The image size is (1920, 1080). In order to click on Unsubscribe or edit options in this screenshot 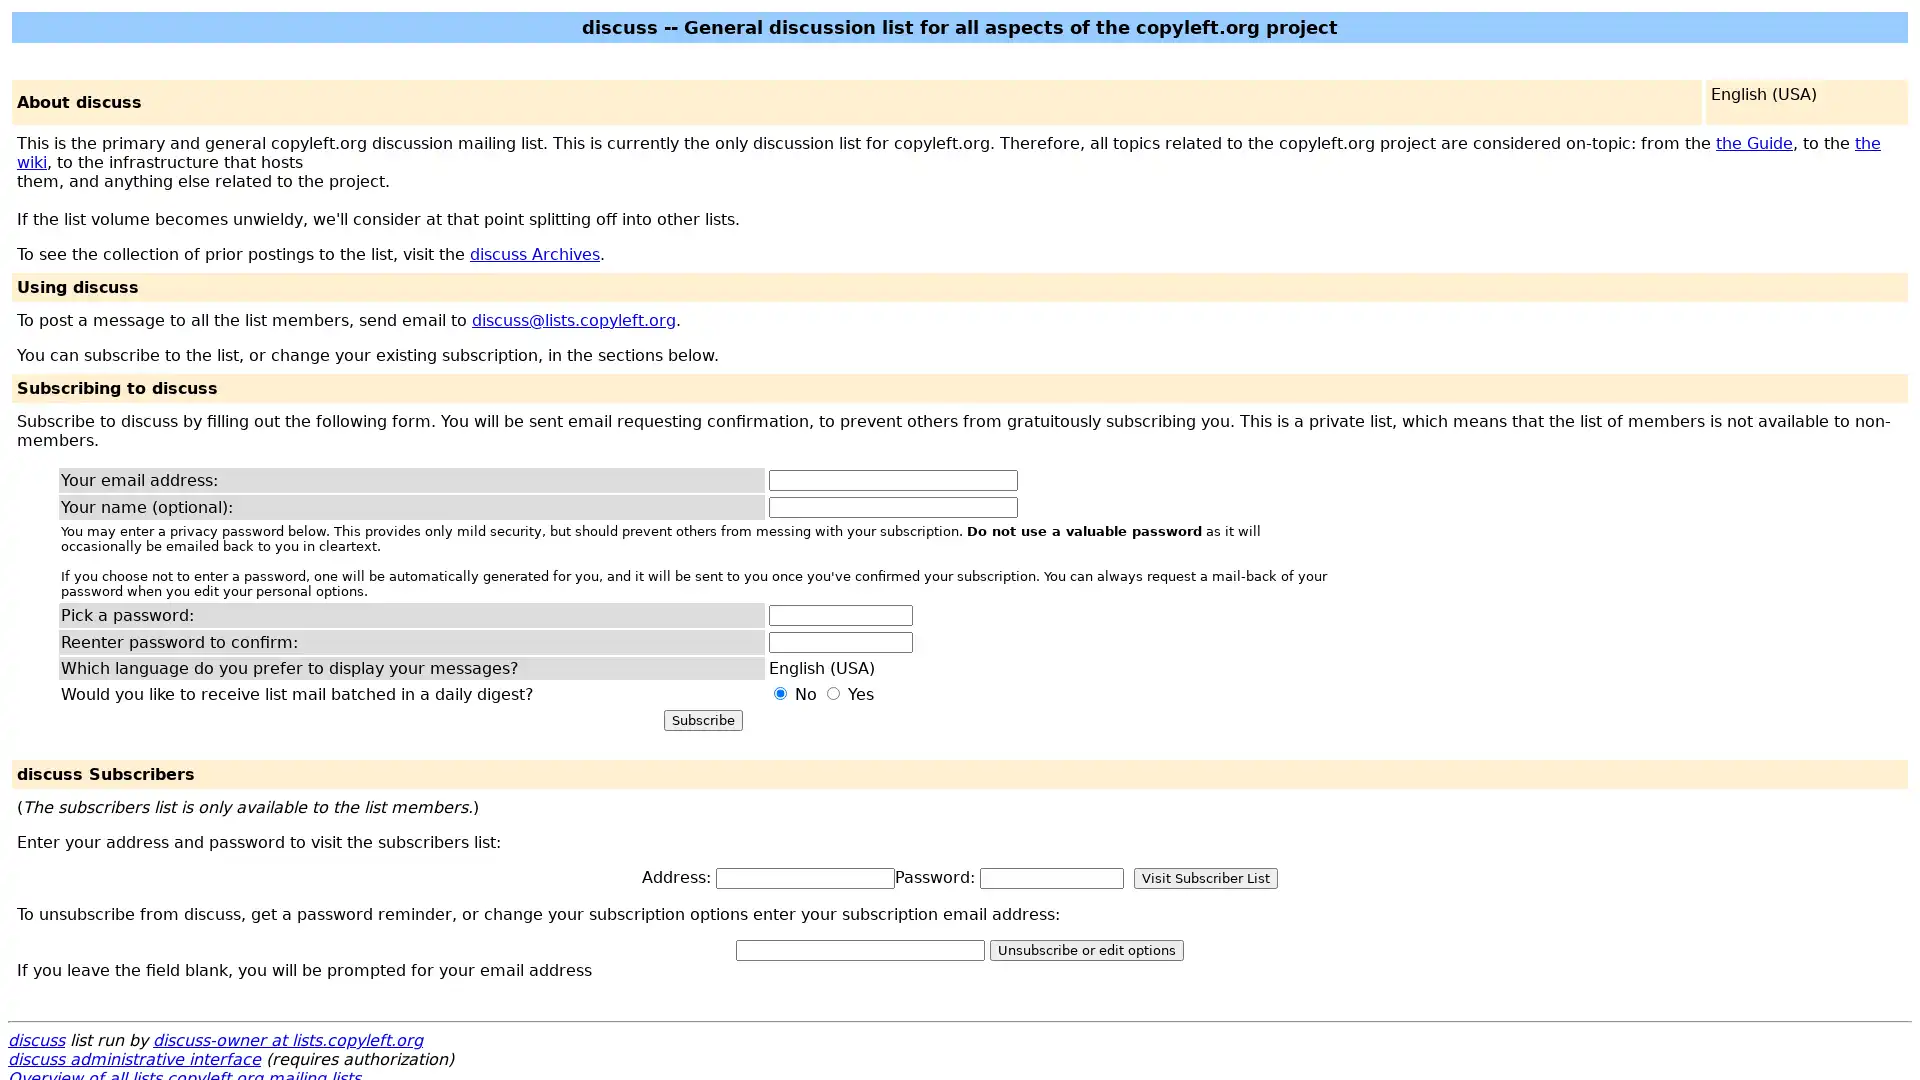, I will do `click(1085, 949)`.